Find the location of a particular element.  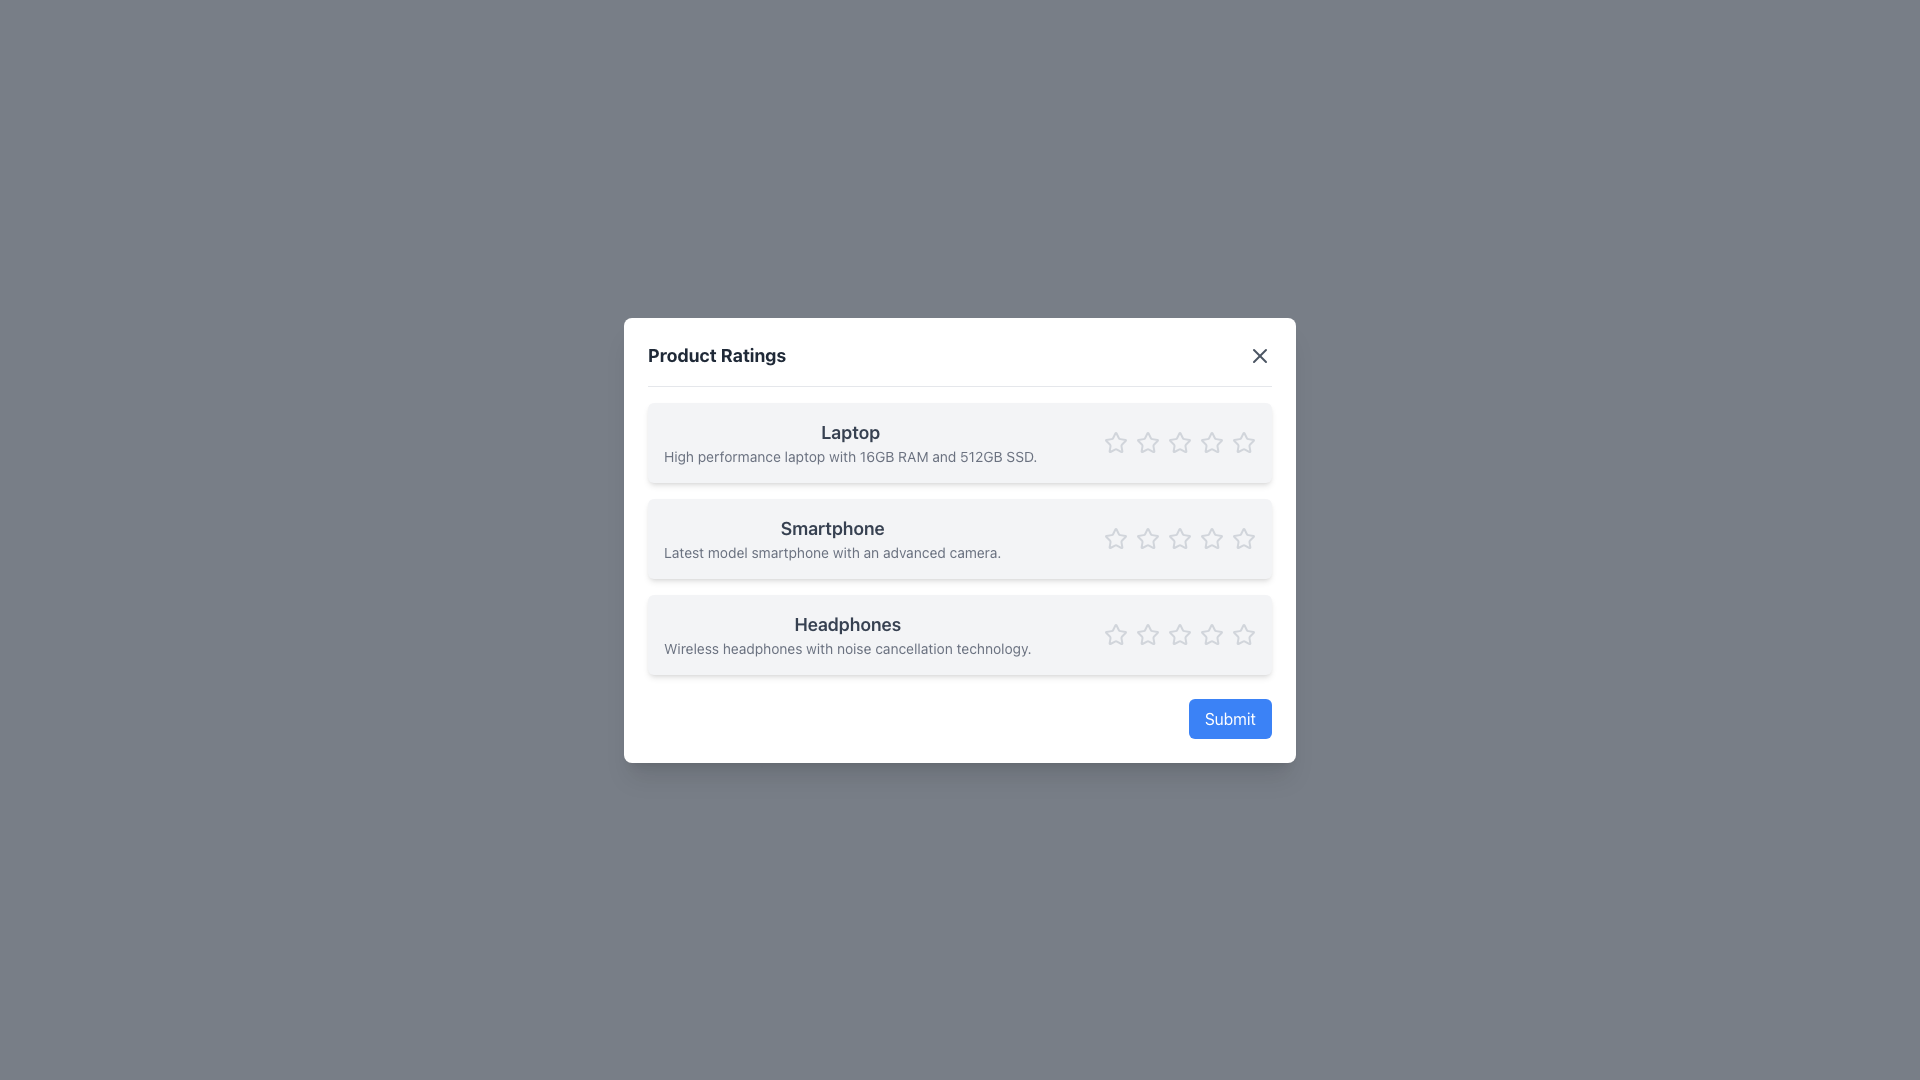

product rating information for the 'Smartphone' which includes the title and description, located in the second item of a vertical list within a modal dialog box is located at coordinates (960, 540).